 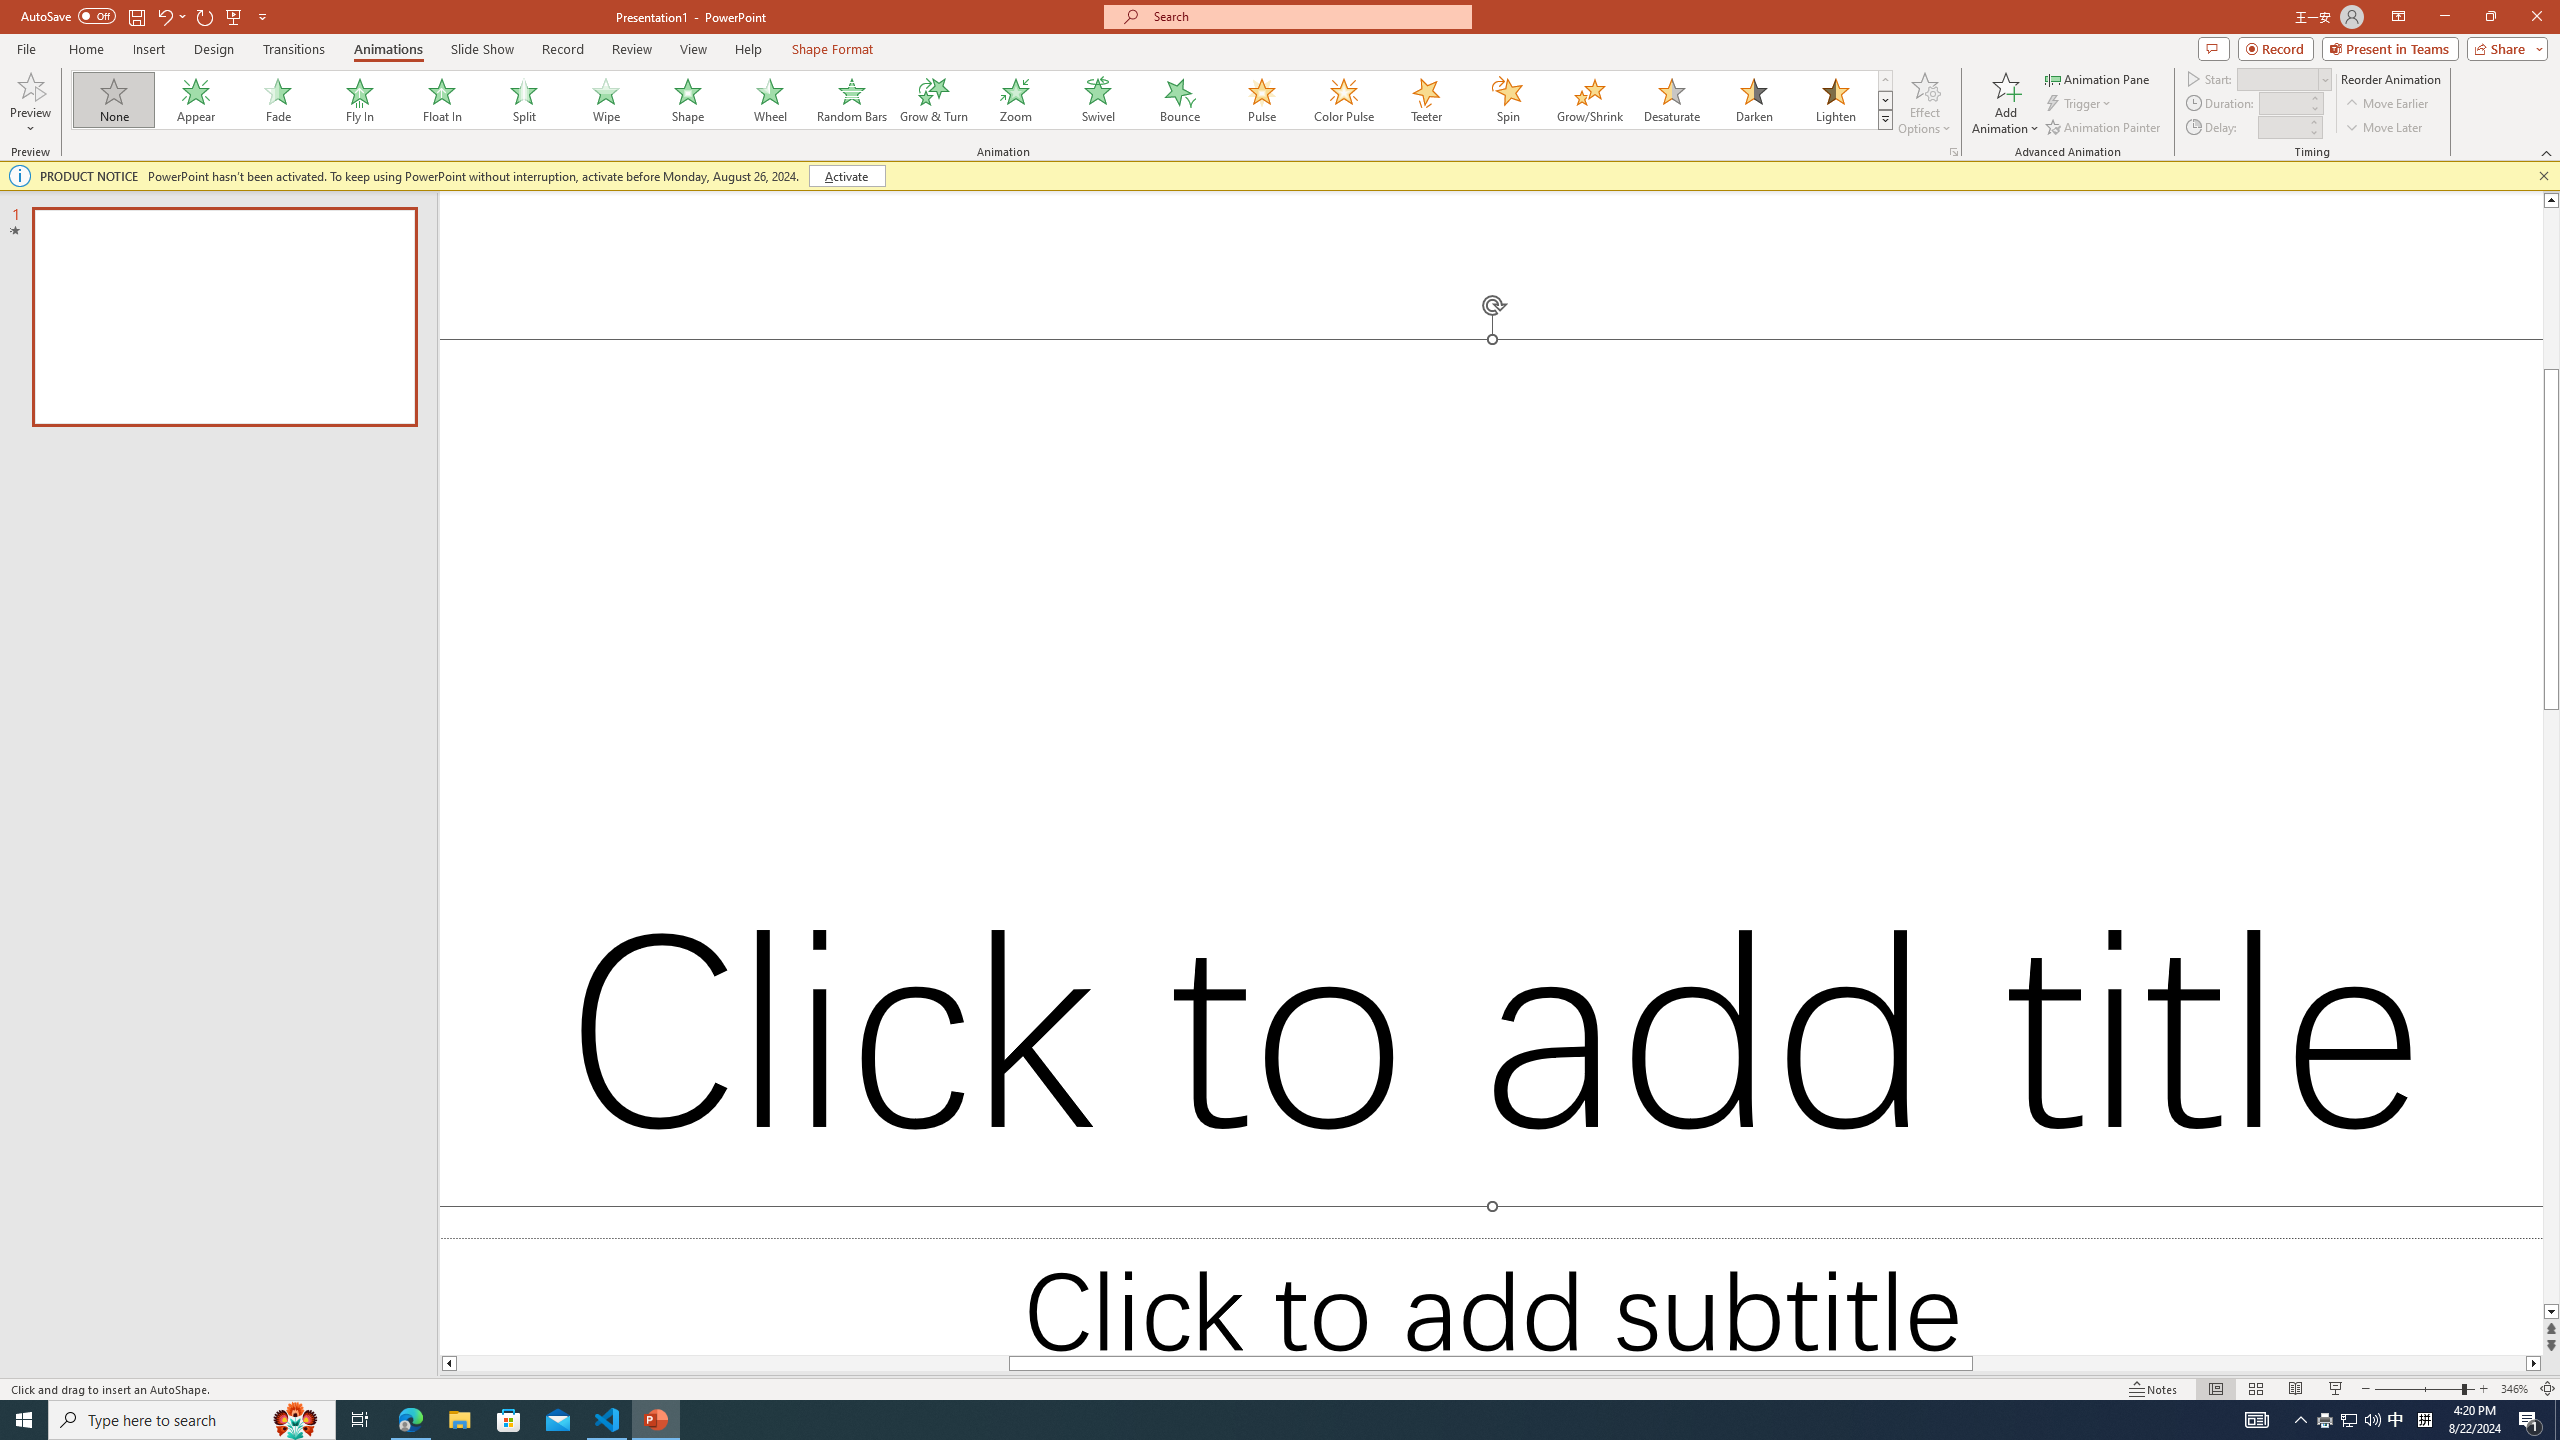 What do you see at coordinates (1507, 99) in the screenshot?
I see `'Spin'` at bounding box center [1507, 99].